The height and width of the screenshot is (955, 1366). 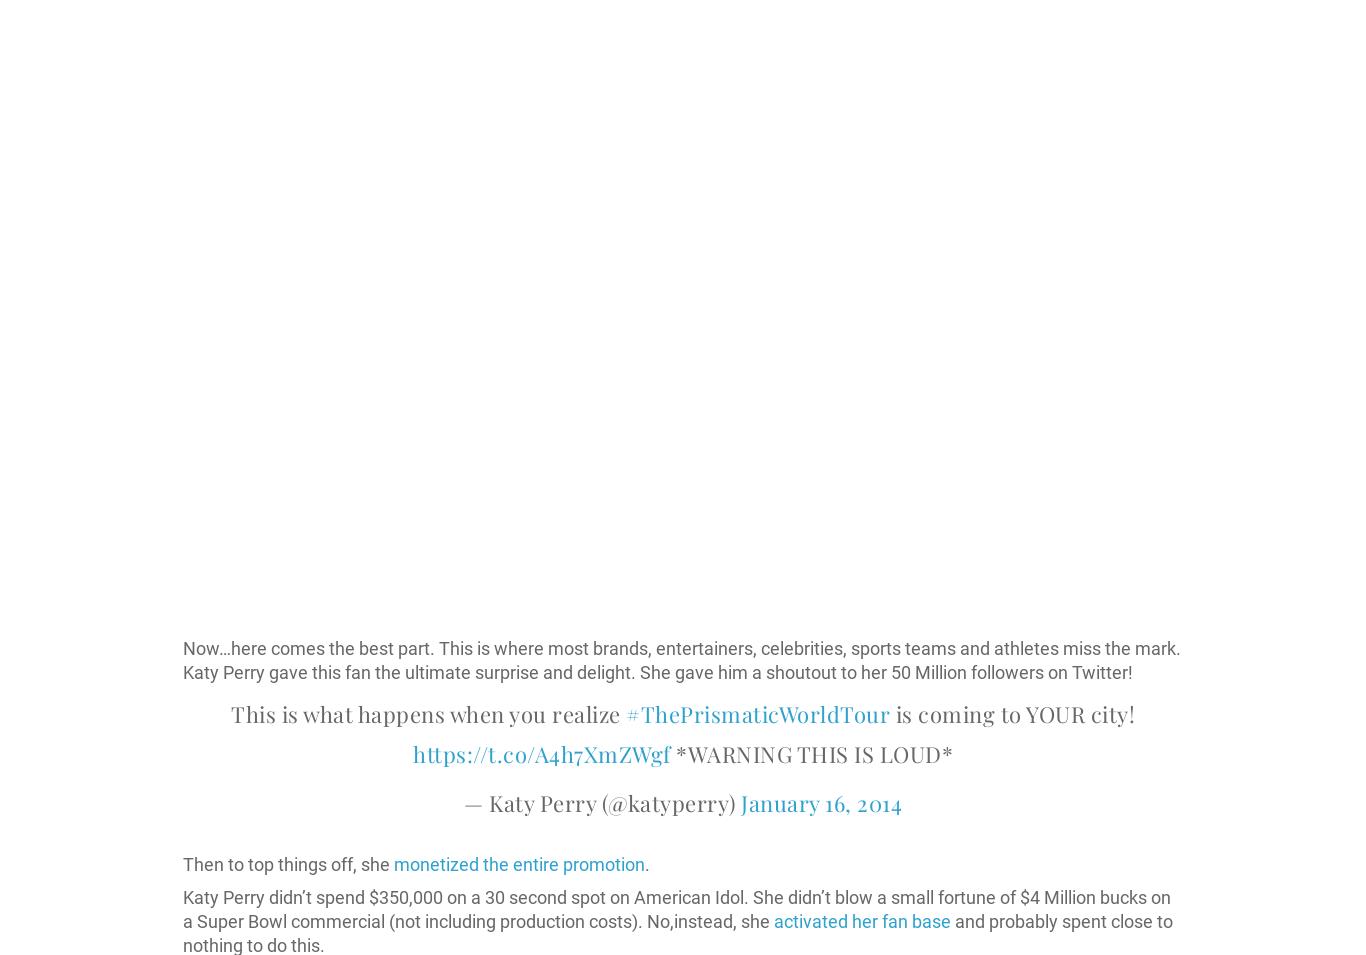 I want to click on 'Katy Perry didn’t spend $350,000 on a 30 second spot on American Idol. She didn’t blow a small fortune of $4 Million bucks on a Super Bowl commercial (not including production costs). No,instead, she', so click(x=675, y=909).